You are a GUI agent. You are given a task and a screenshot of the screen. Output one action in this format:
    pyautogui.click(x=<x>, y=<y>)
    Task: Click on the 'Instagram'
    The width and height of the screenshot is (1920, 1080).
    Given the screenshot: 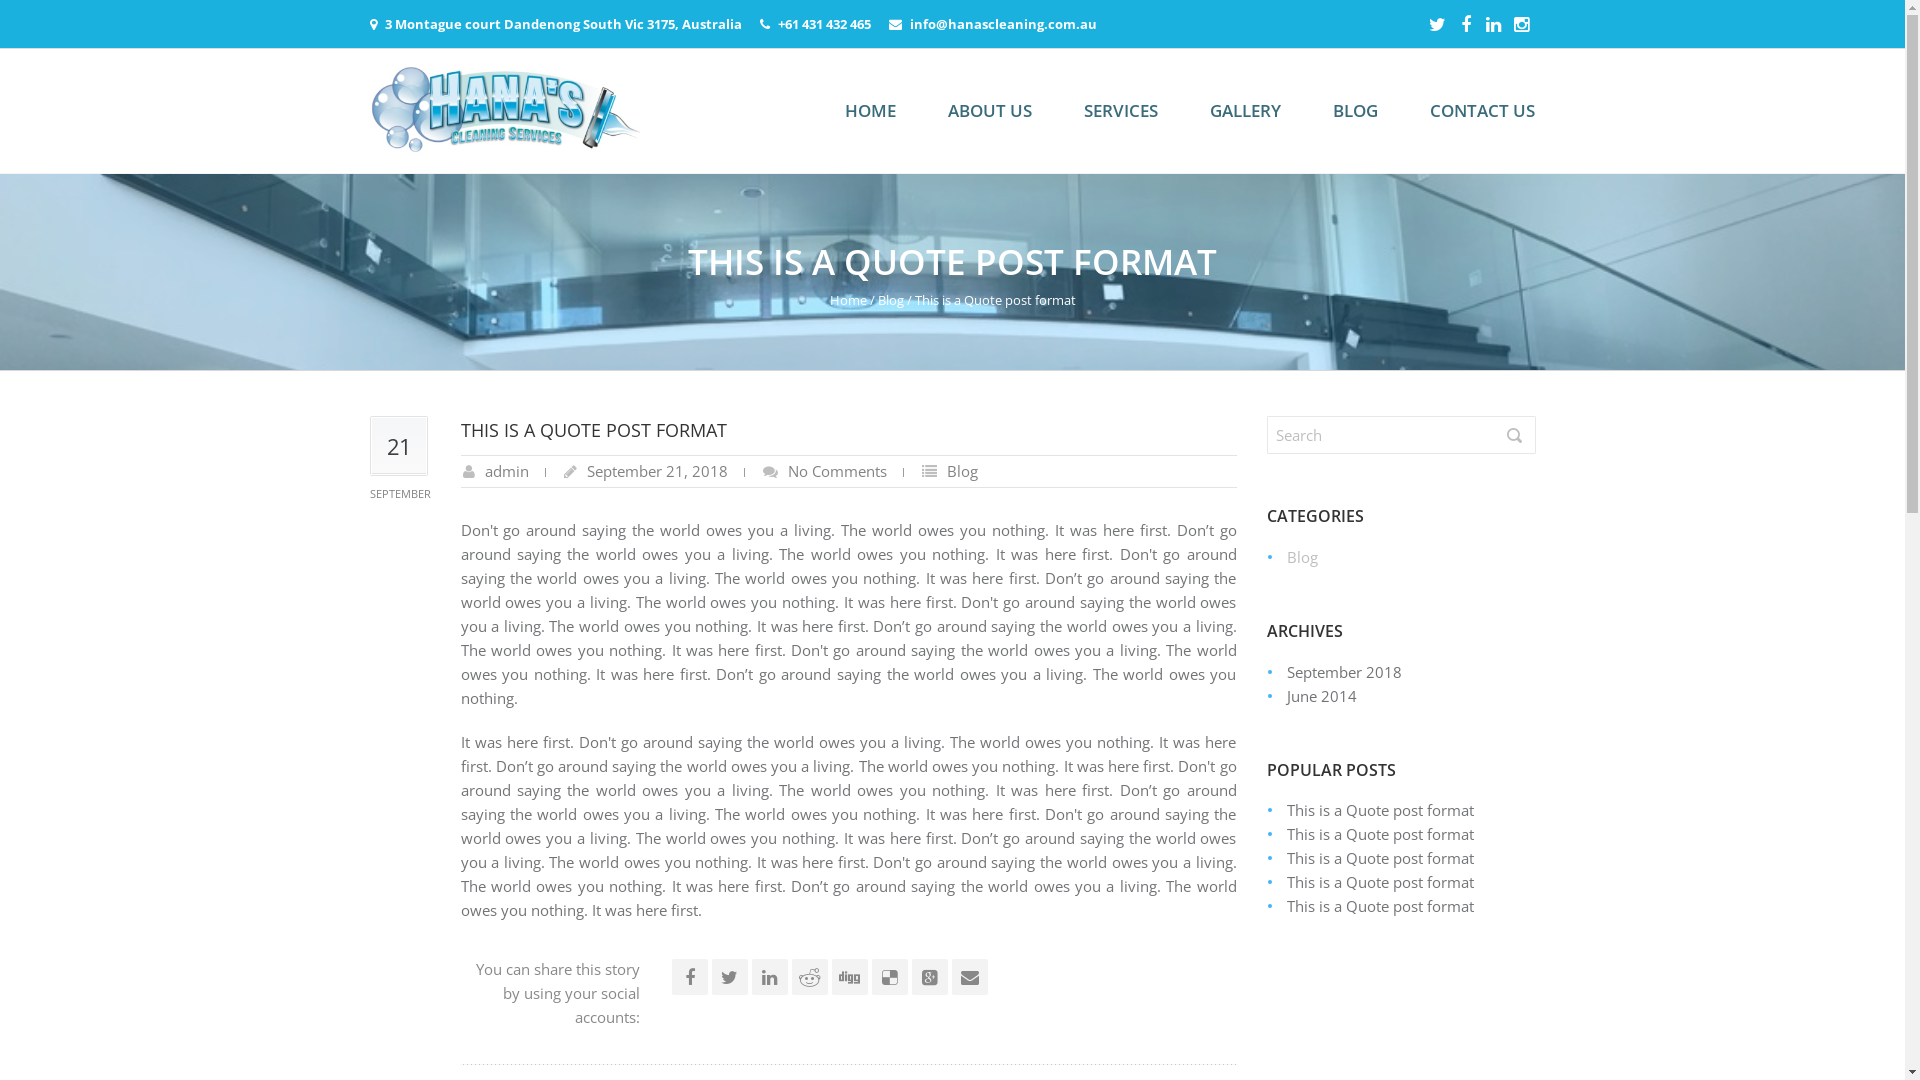 What is the action you would take?
    pyautogui.click(x=1520, y=23)
    